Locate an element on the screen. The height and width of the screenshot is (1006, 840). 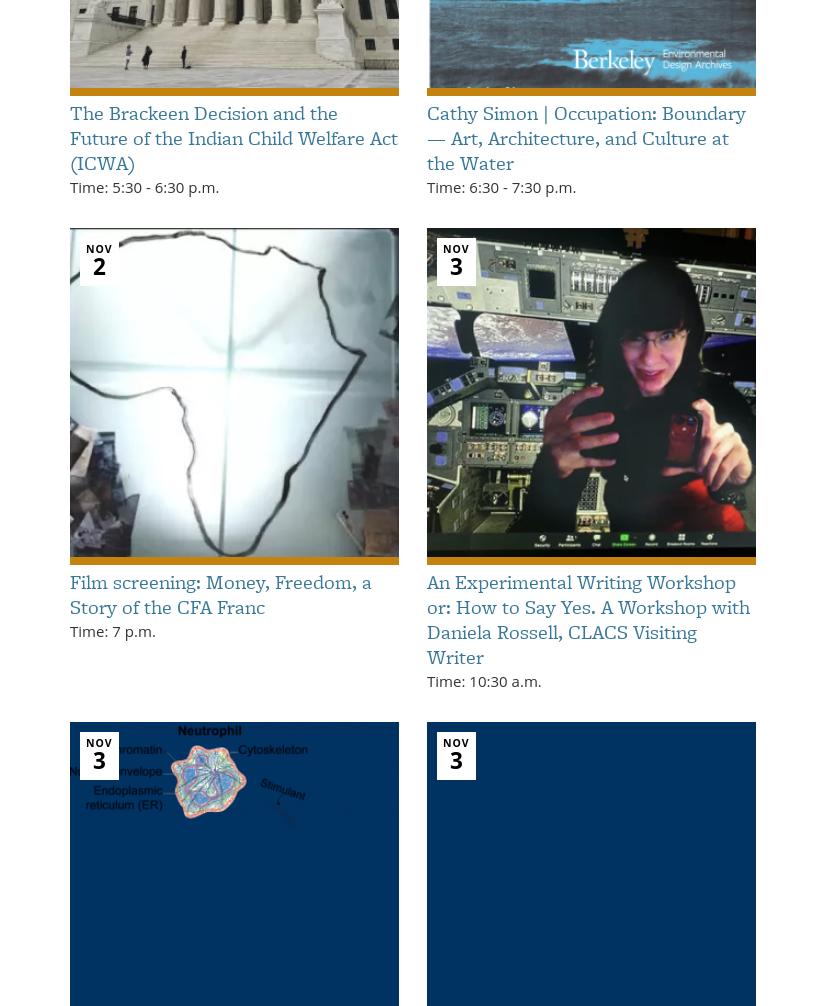
'6:30 p.m.' is located at coordinates (184, 186).